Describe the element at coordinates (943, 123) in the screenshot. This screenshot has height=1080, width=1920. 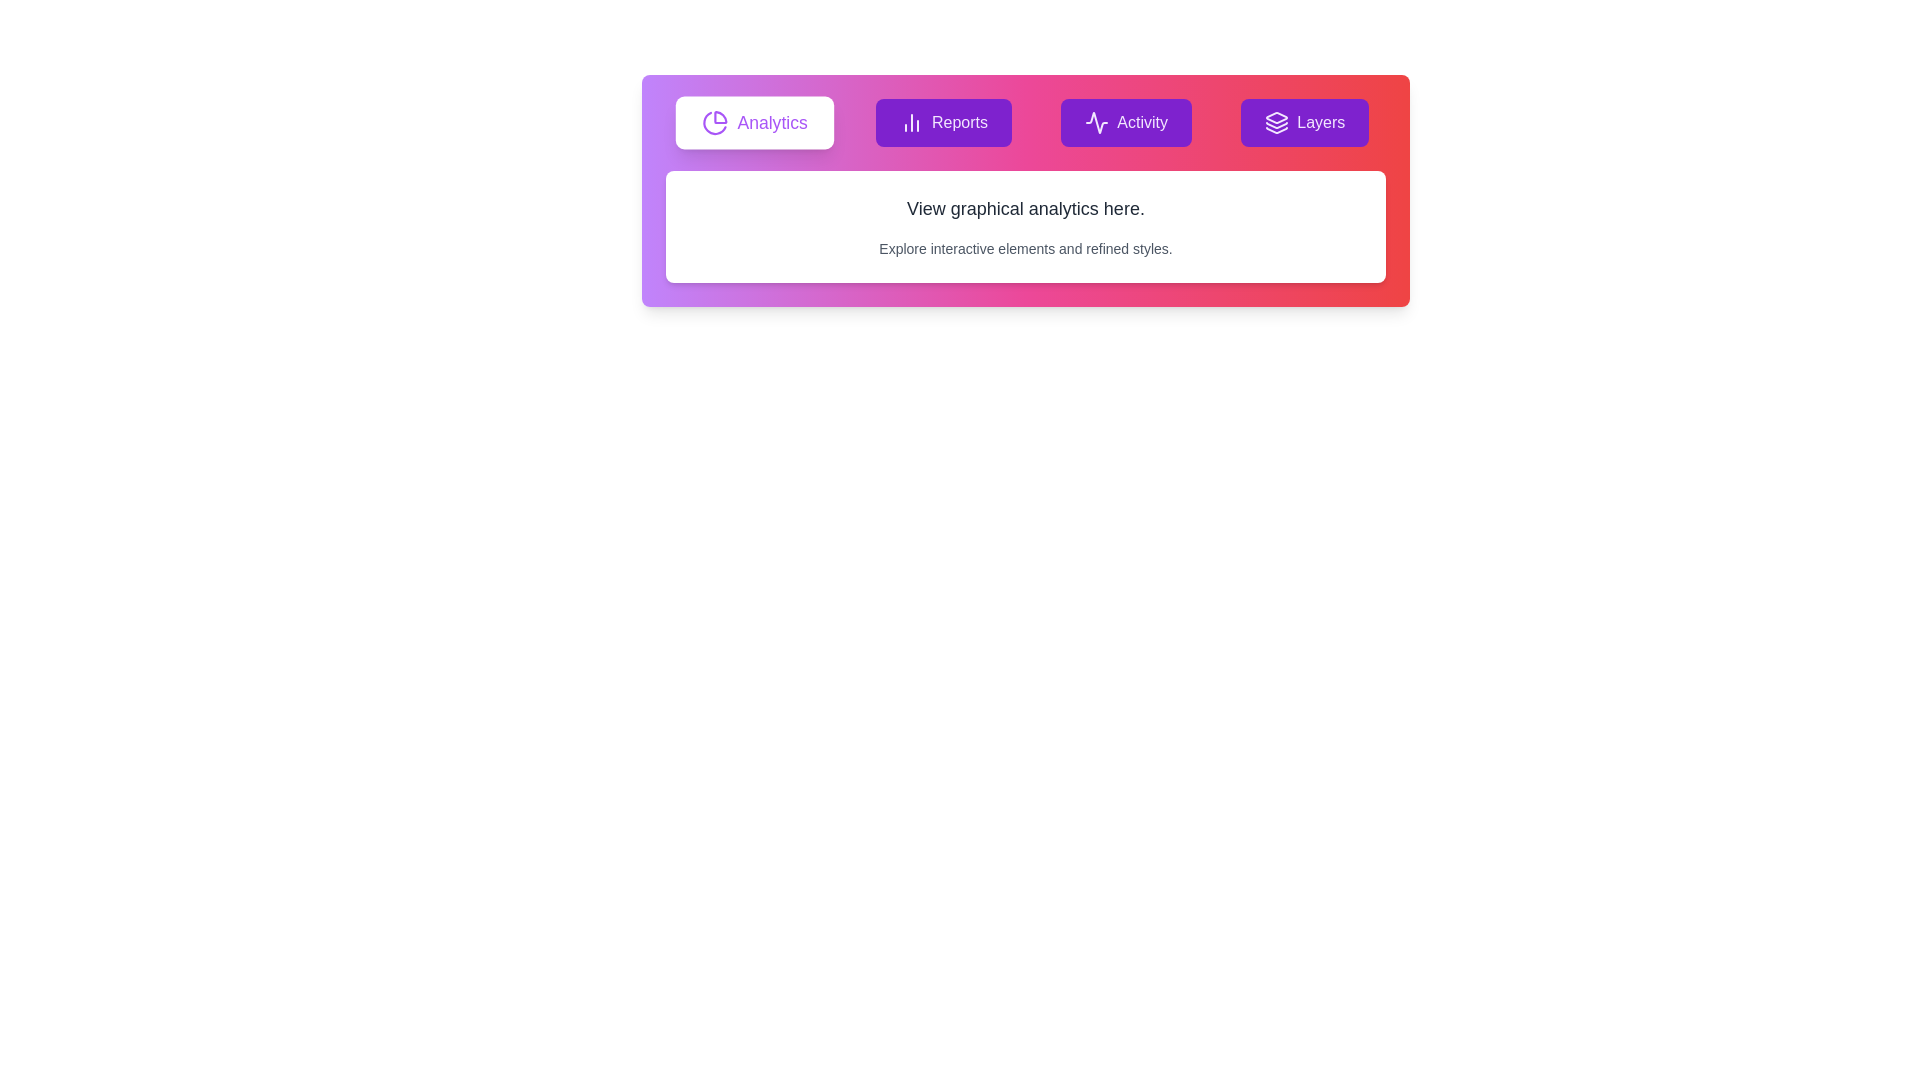
I see `the tab labeled Reports to view its content` at that location.